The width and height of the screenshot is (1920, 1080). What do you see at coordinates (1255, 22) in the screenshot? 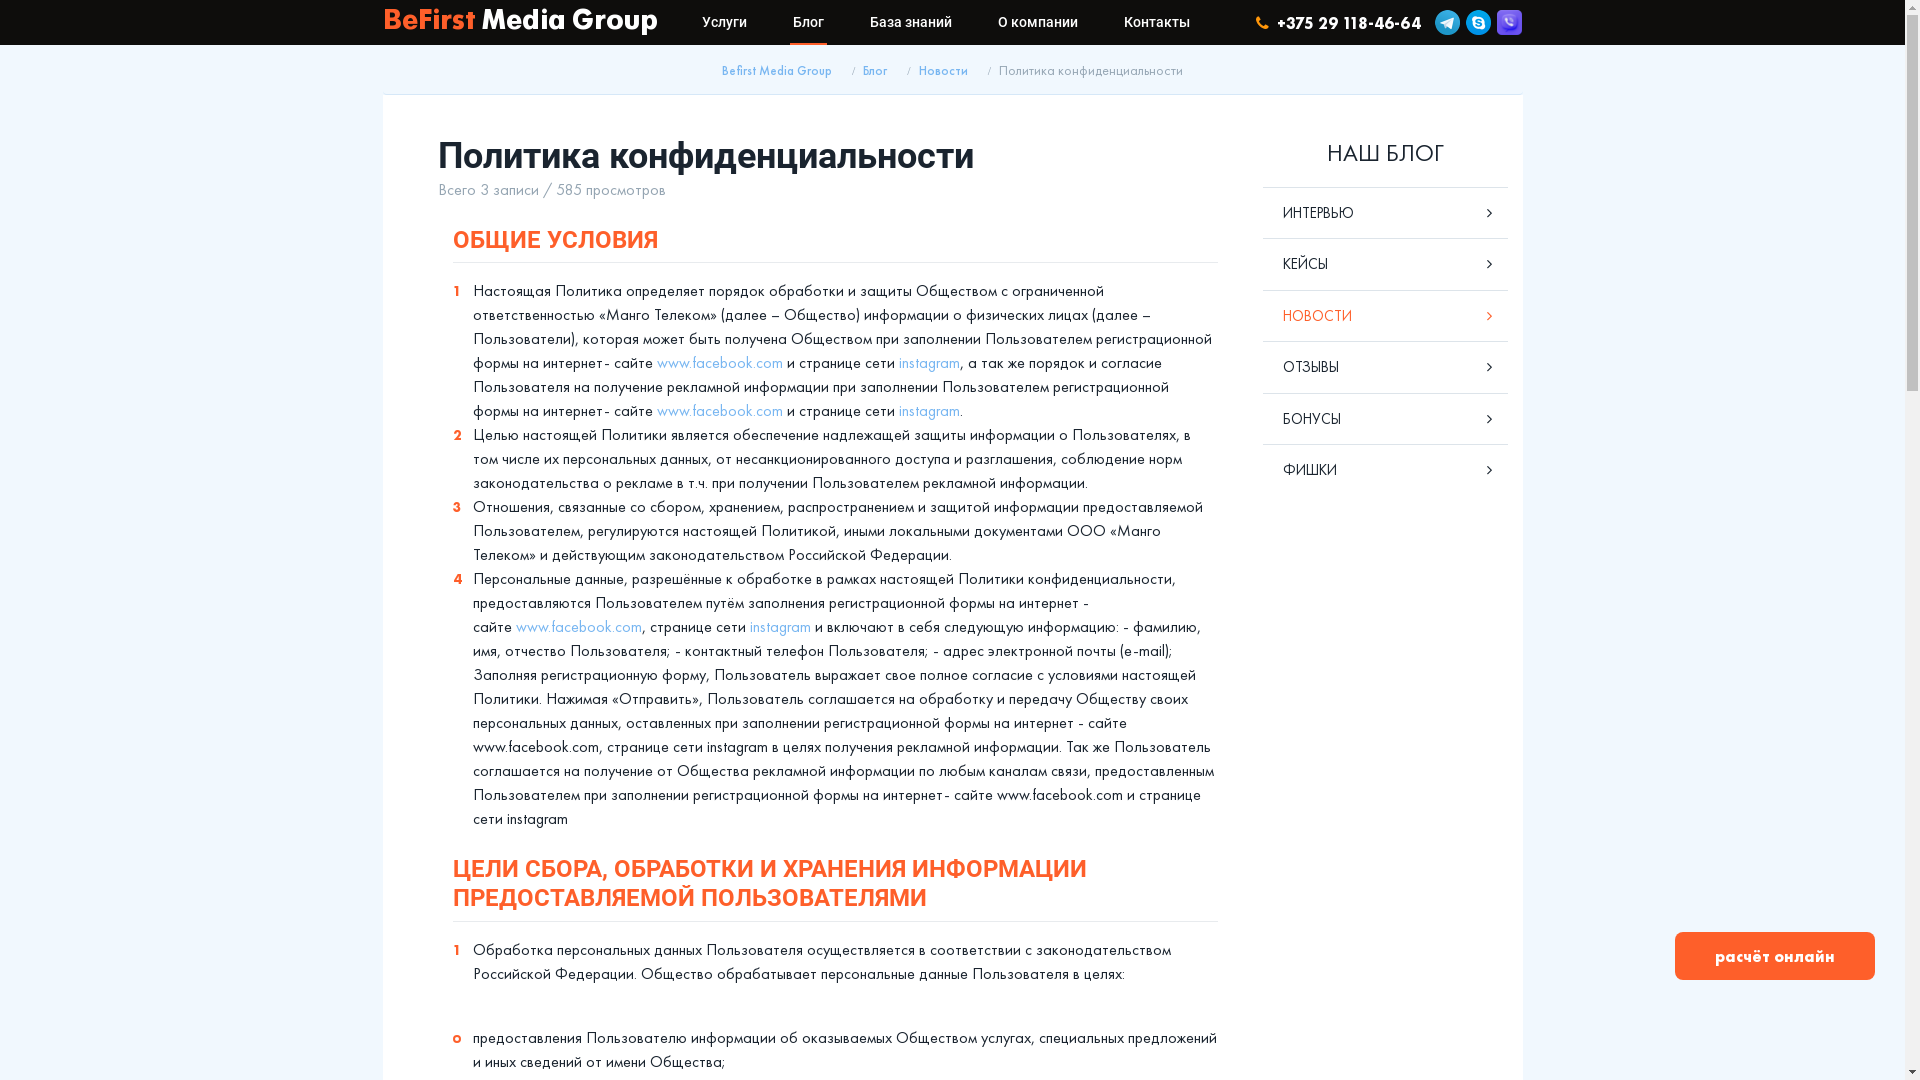
I see `'  +375 29 118-46-64'` at bounding box center [1255, 22].